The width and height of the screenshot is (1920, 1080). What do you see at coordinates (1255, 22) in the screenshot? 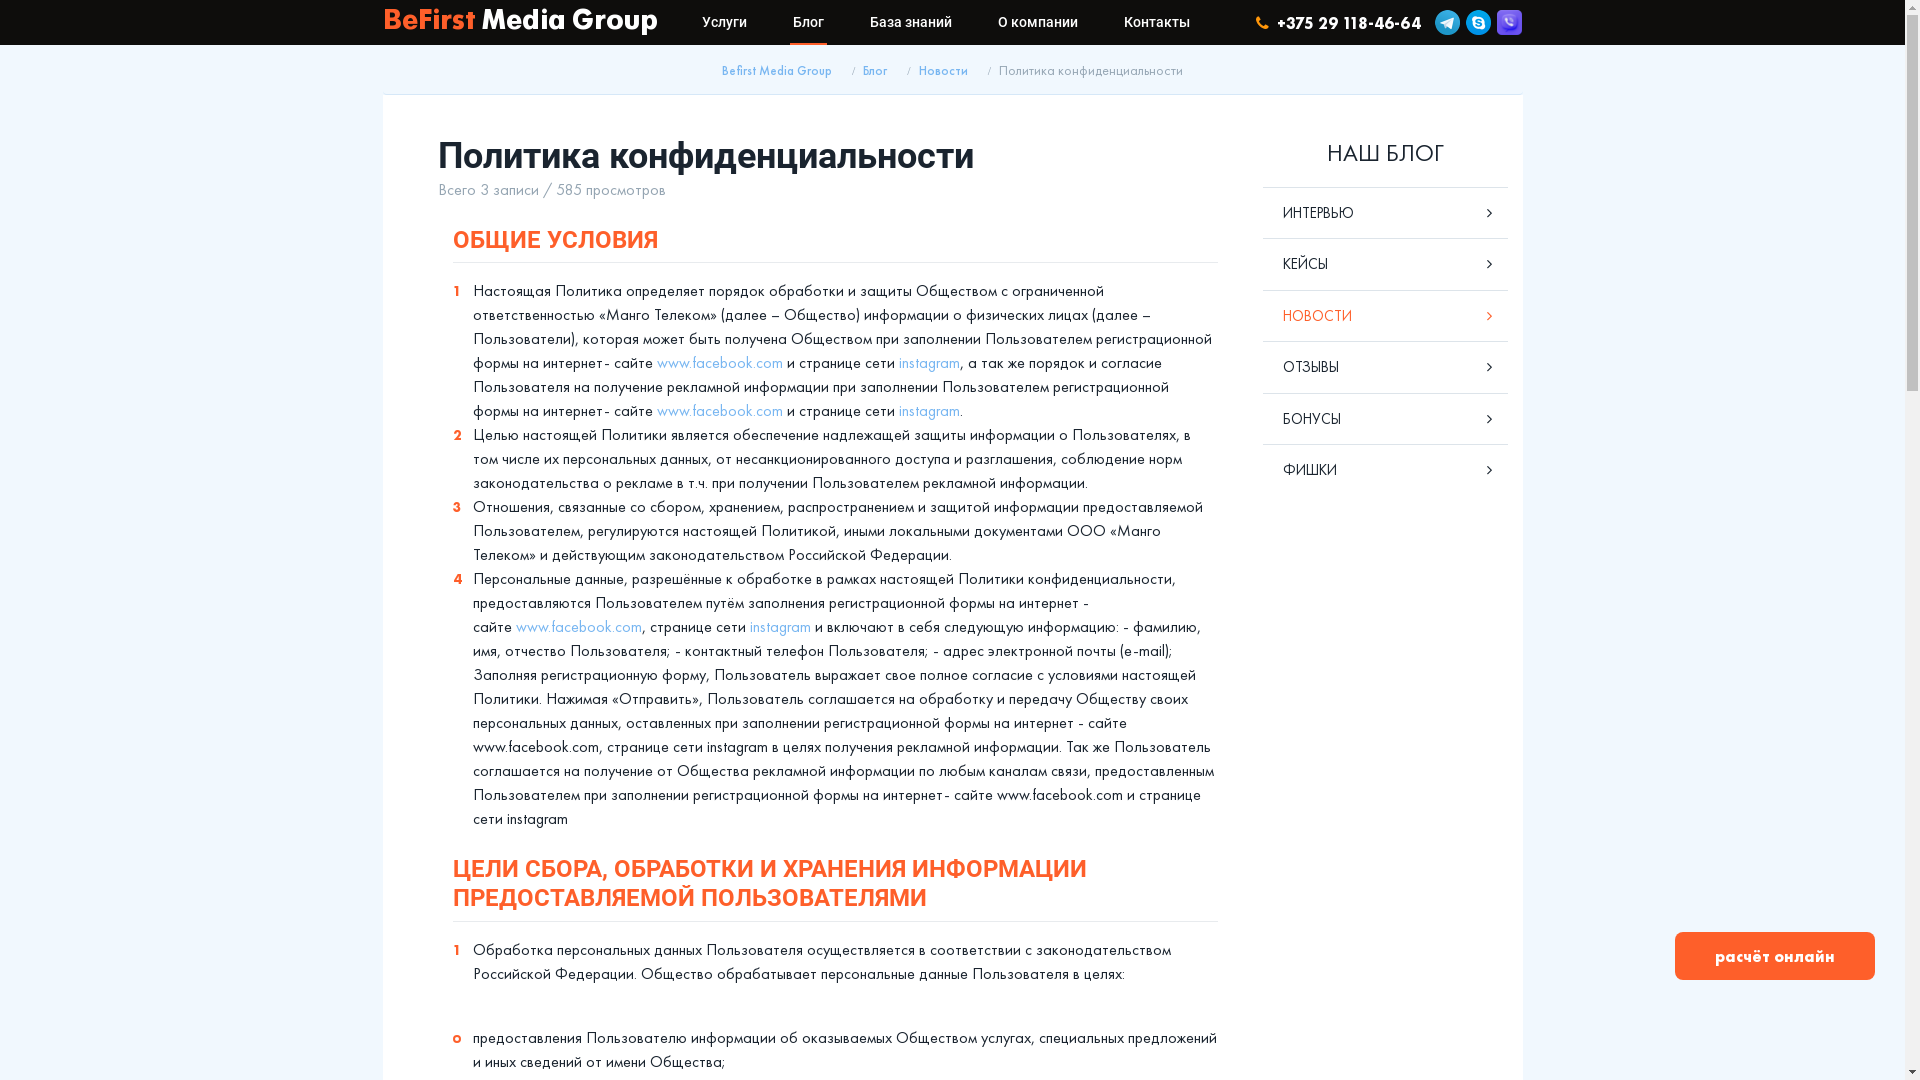
I see `'  +375 29 118-46-64'` at bounding box center [1255, 22].